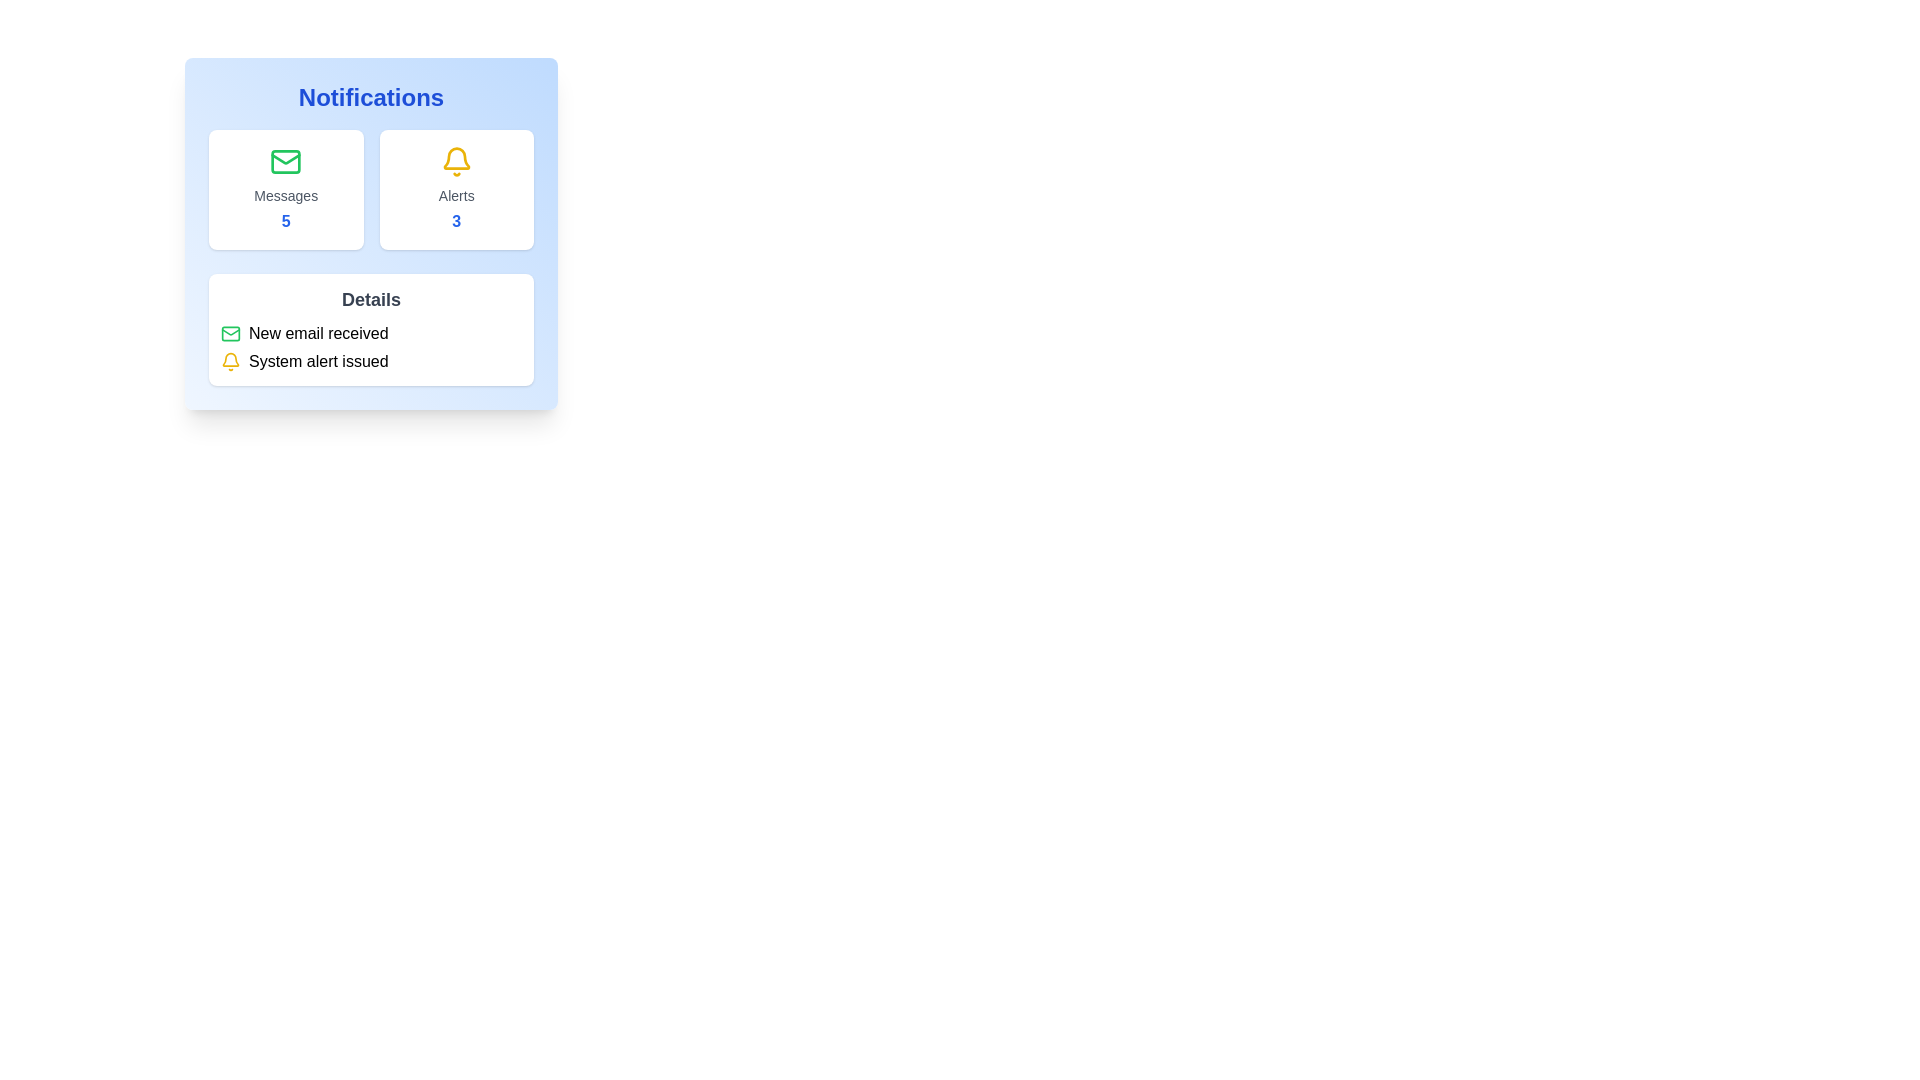 The image size is (1920, 1080). Describe the element at coordinates (371, 362) in the screenshot. I see `the Notification item` at that location.